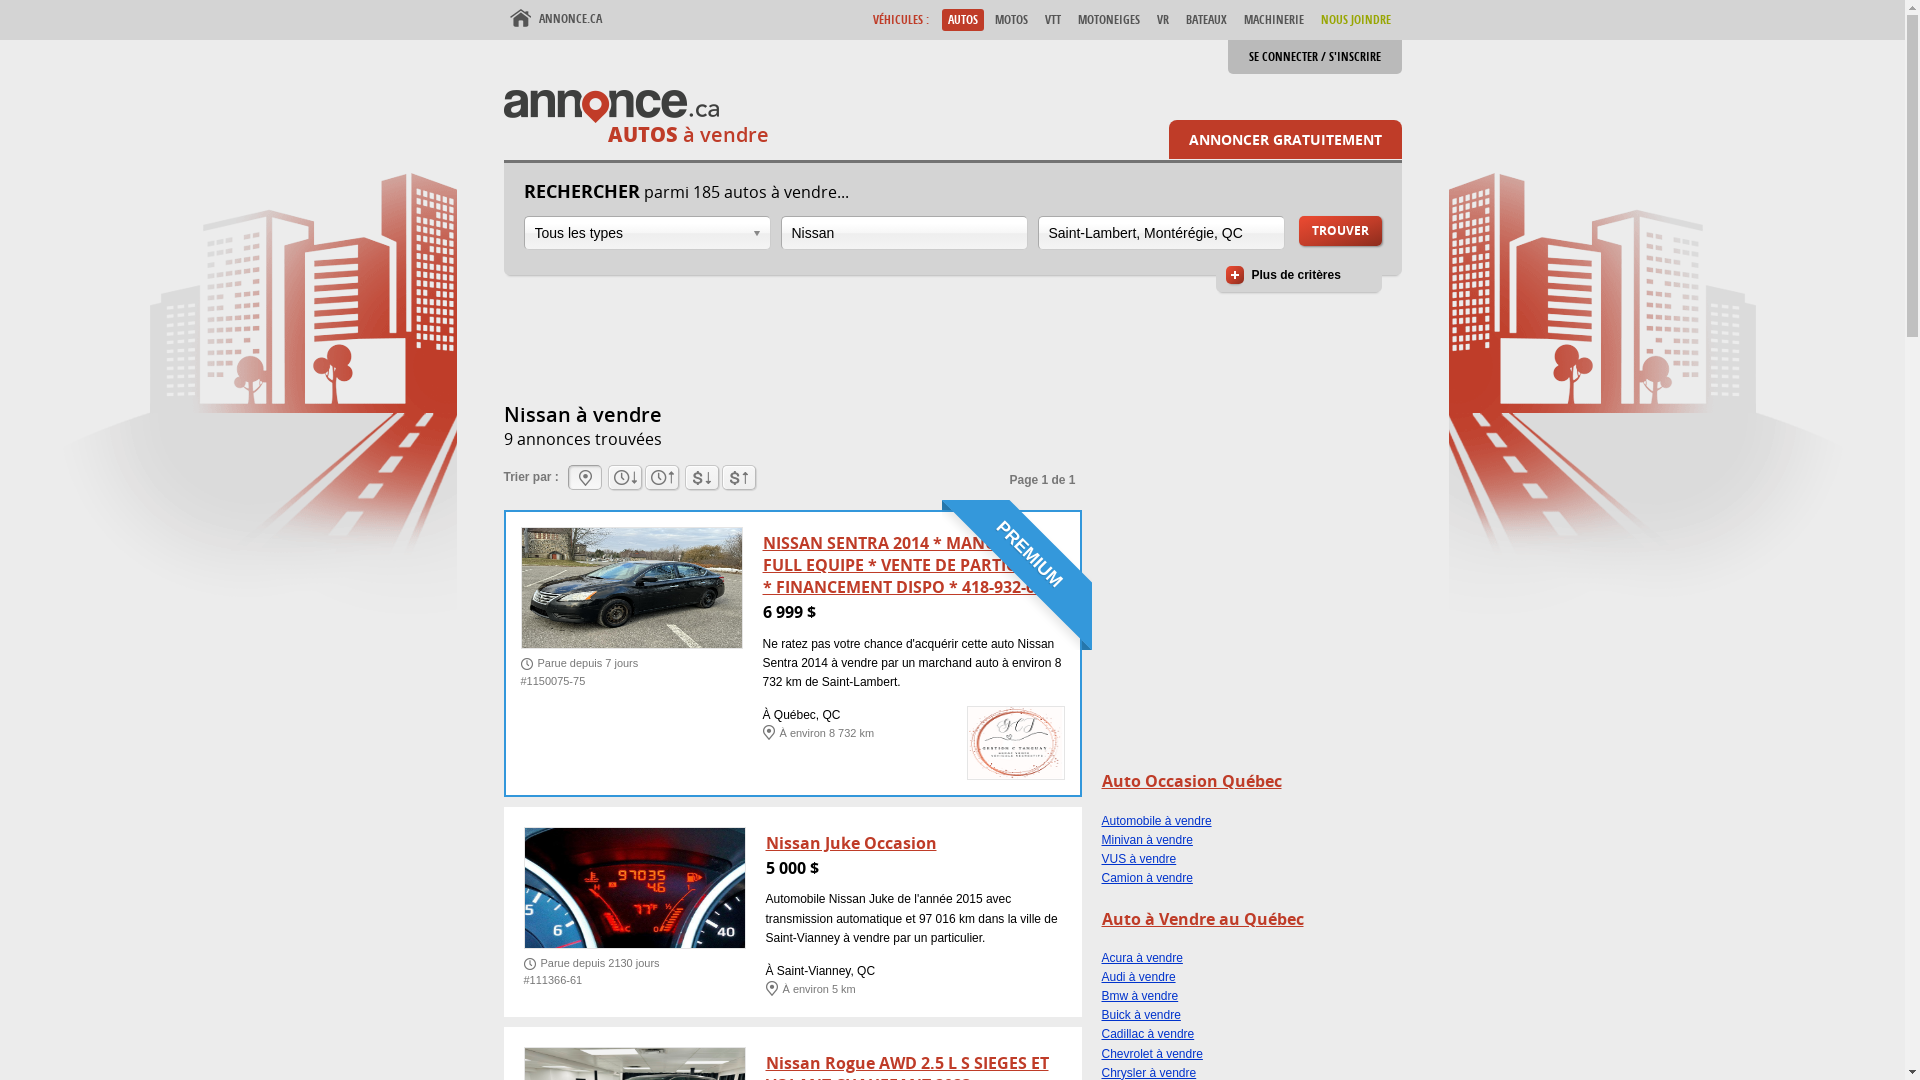  Describe the element at coordinates (1050, 19) in the screenshot. I see `'VTT'` at that location.